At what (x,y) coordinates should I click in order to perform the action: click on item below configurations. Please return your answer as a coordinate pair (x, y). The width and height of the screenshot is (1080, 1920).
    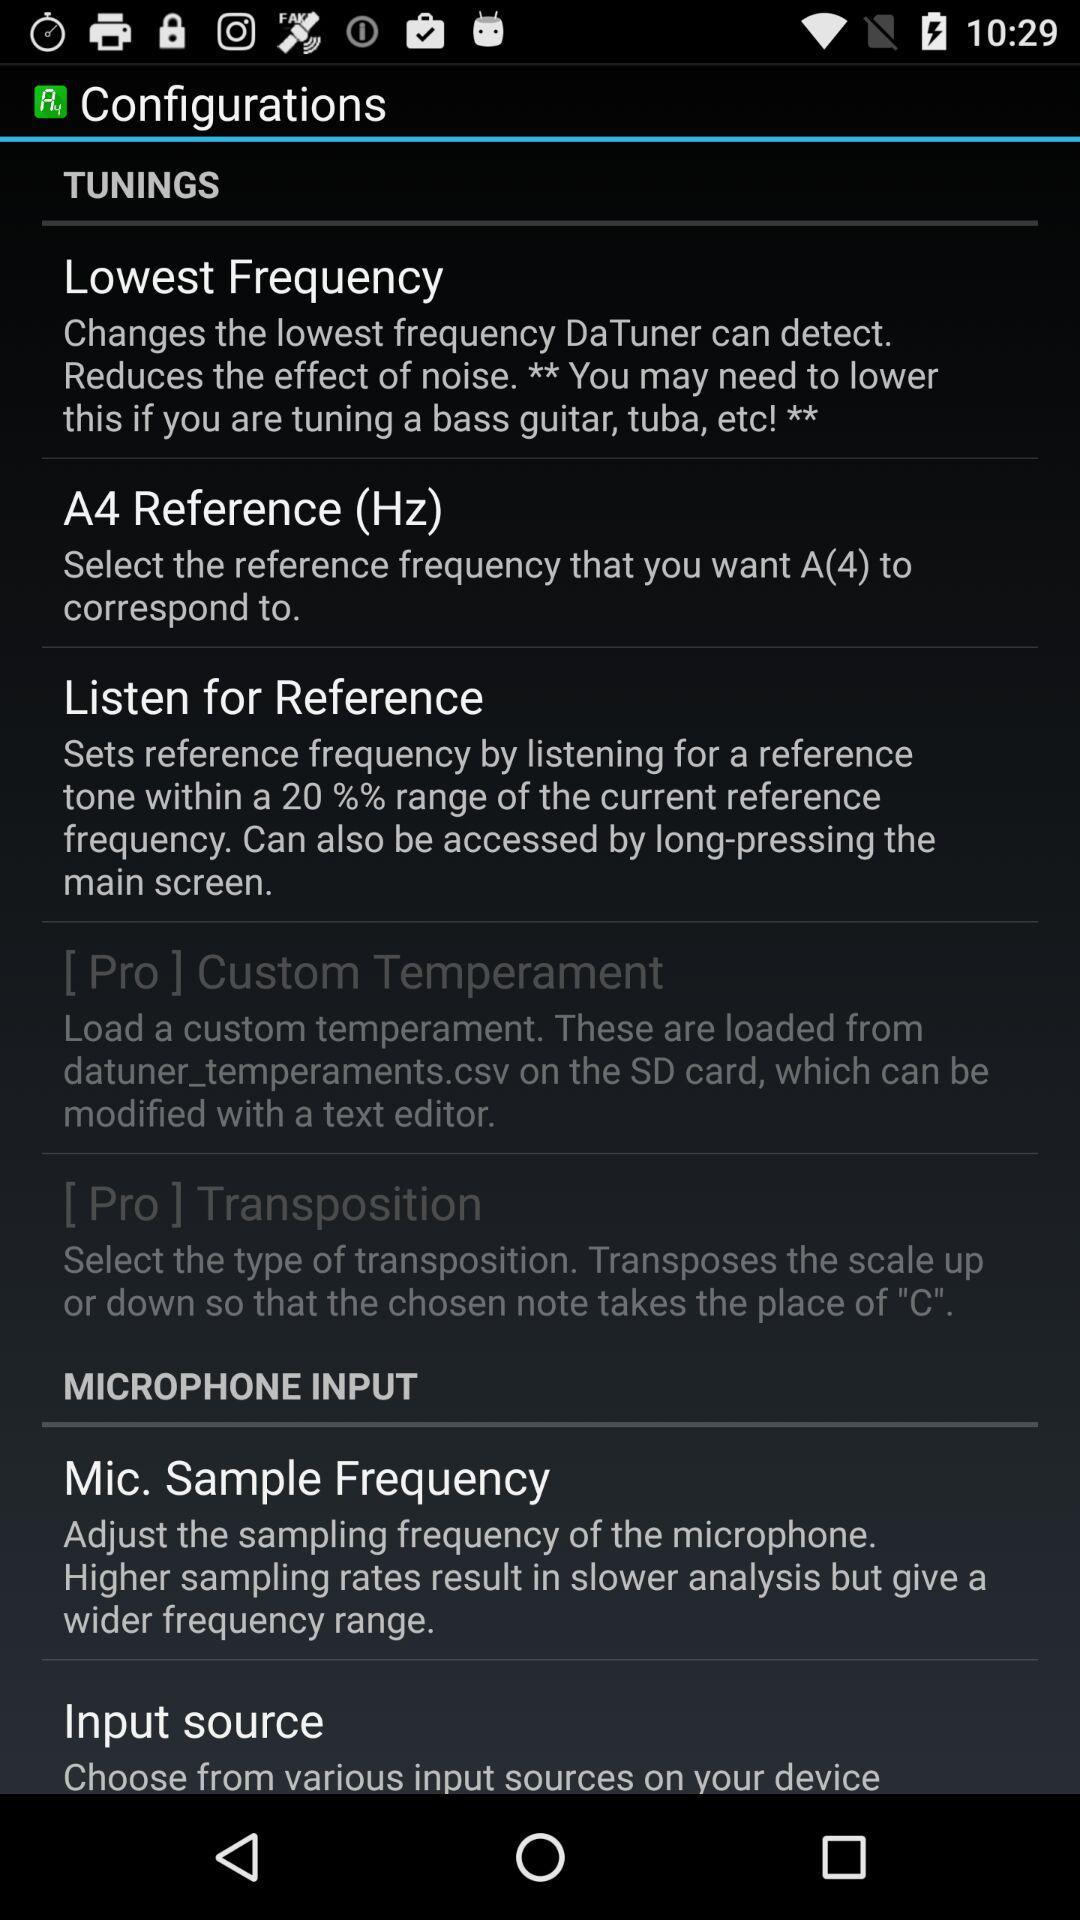
    Looking at the image, I should click on (540, 183).